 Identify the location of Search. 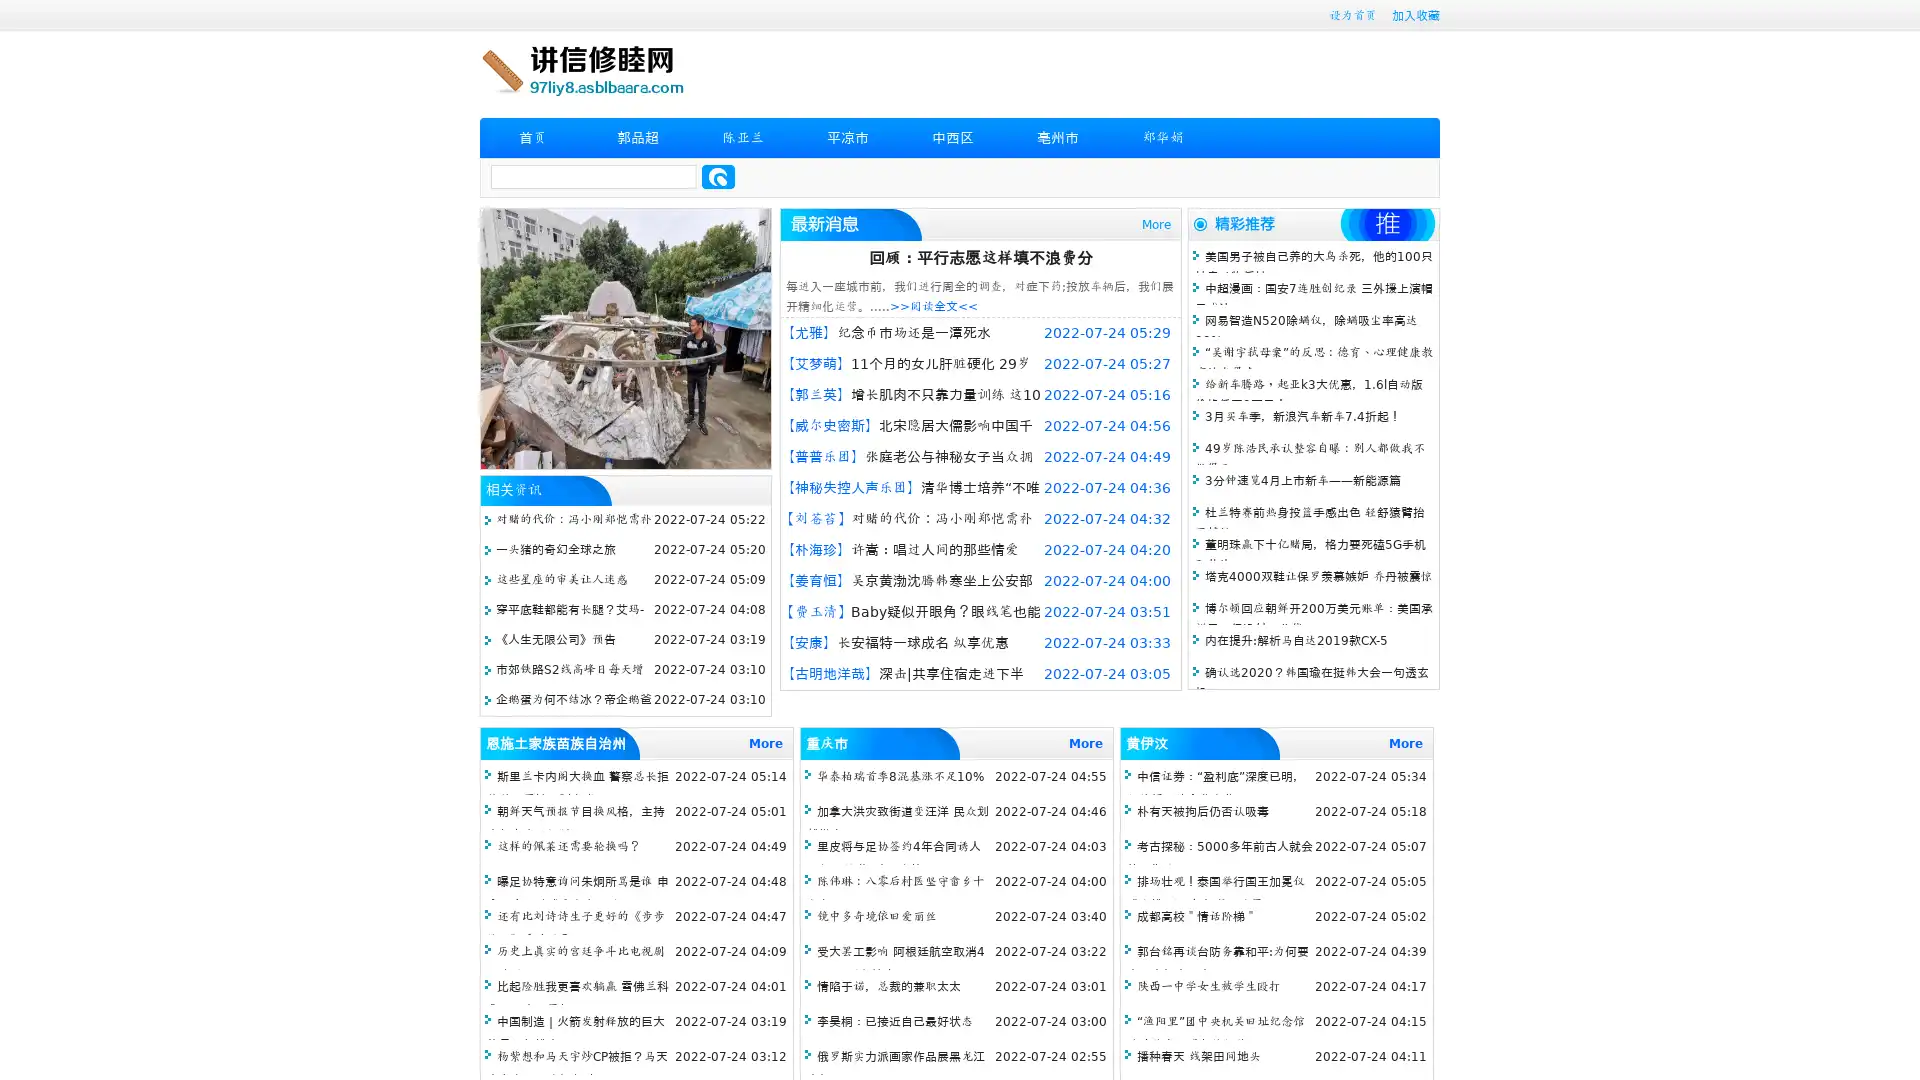
(718, 176).